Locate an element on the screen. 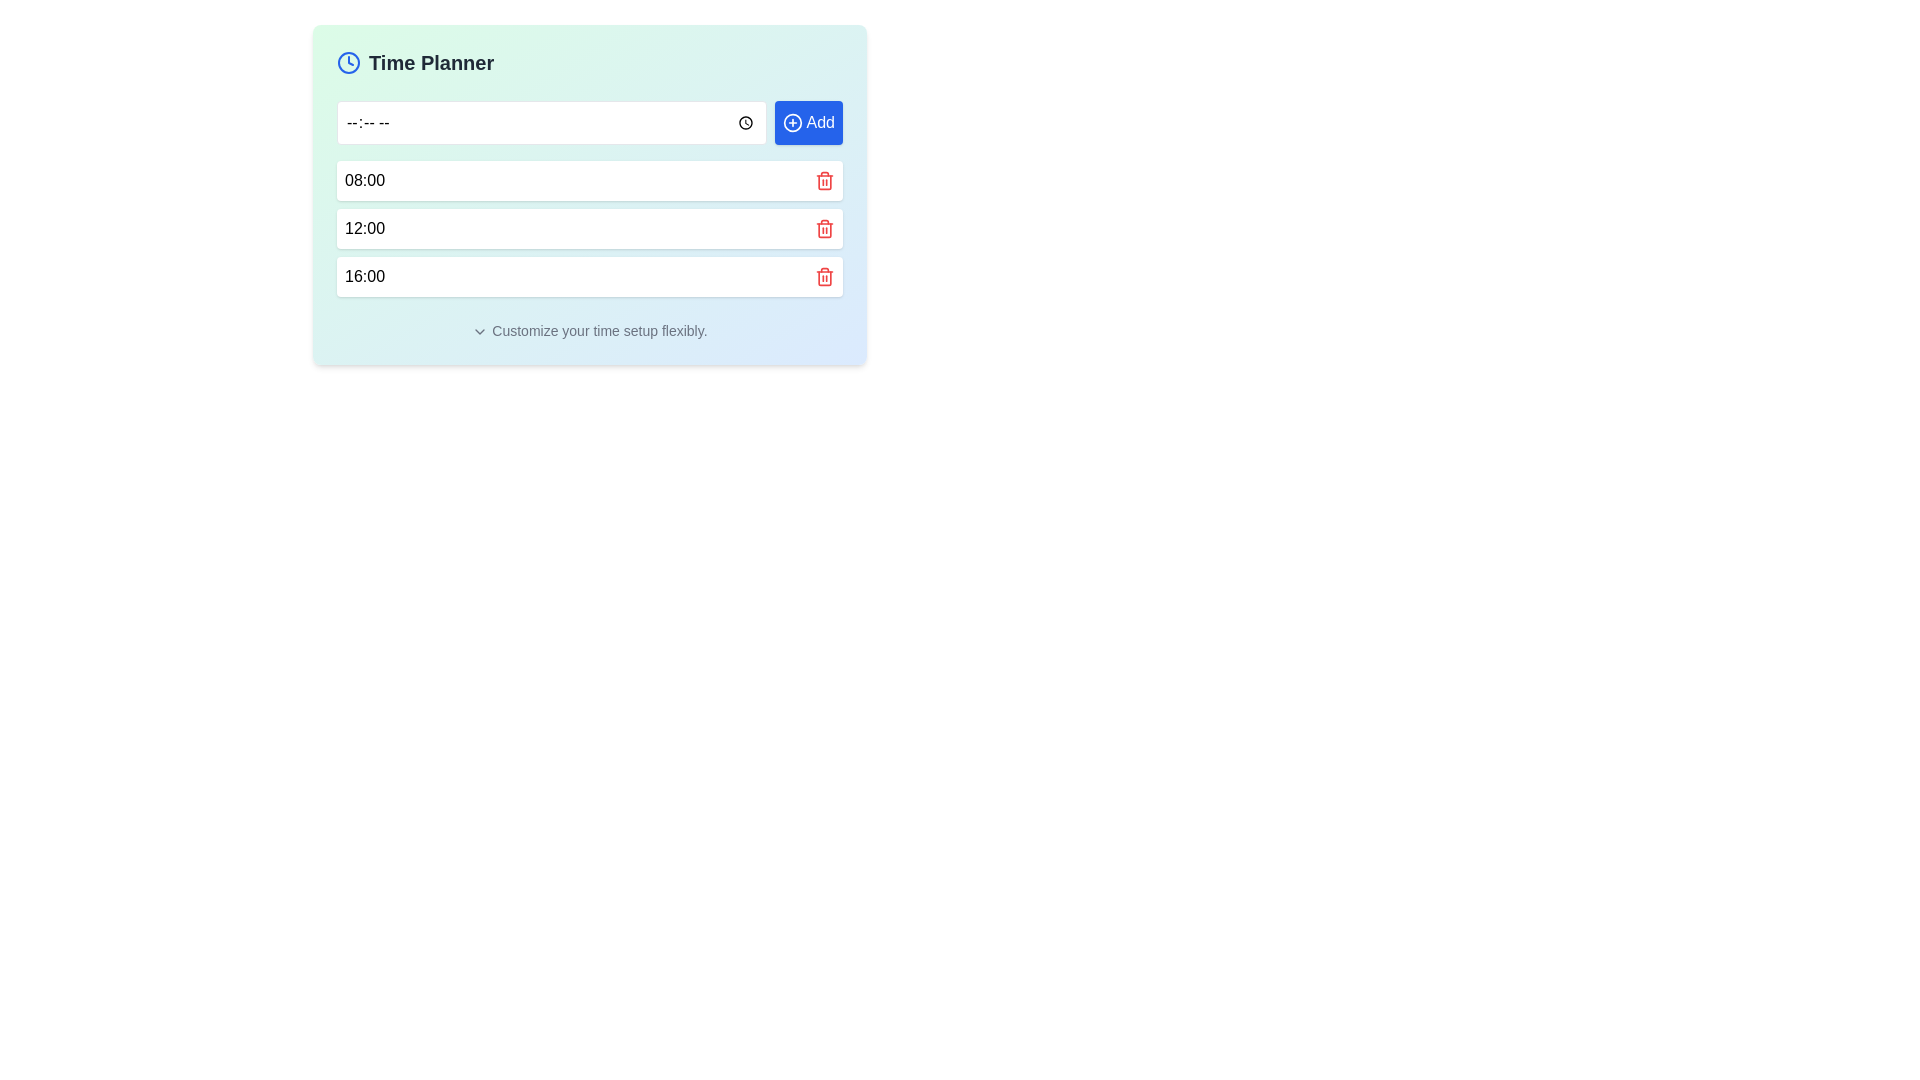 This screenshot has width=1920, height=1080. the decorative graphical circle within the 'Add' button located at the top-right corner of the planner interface is located at coordinates (791, 123).